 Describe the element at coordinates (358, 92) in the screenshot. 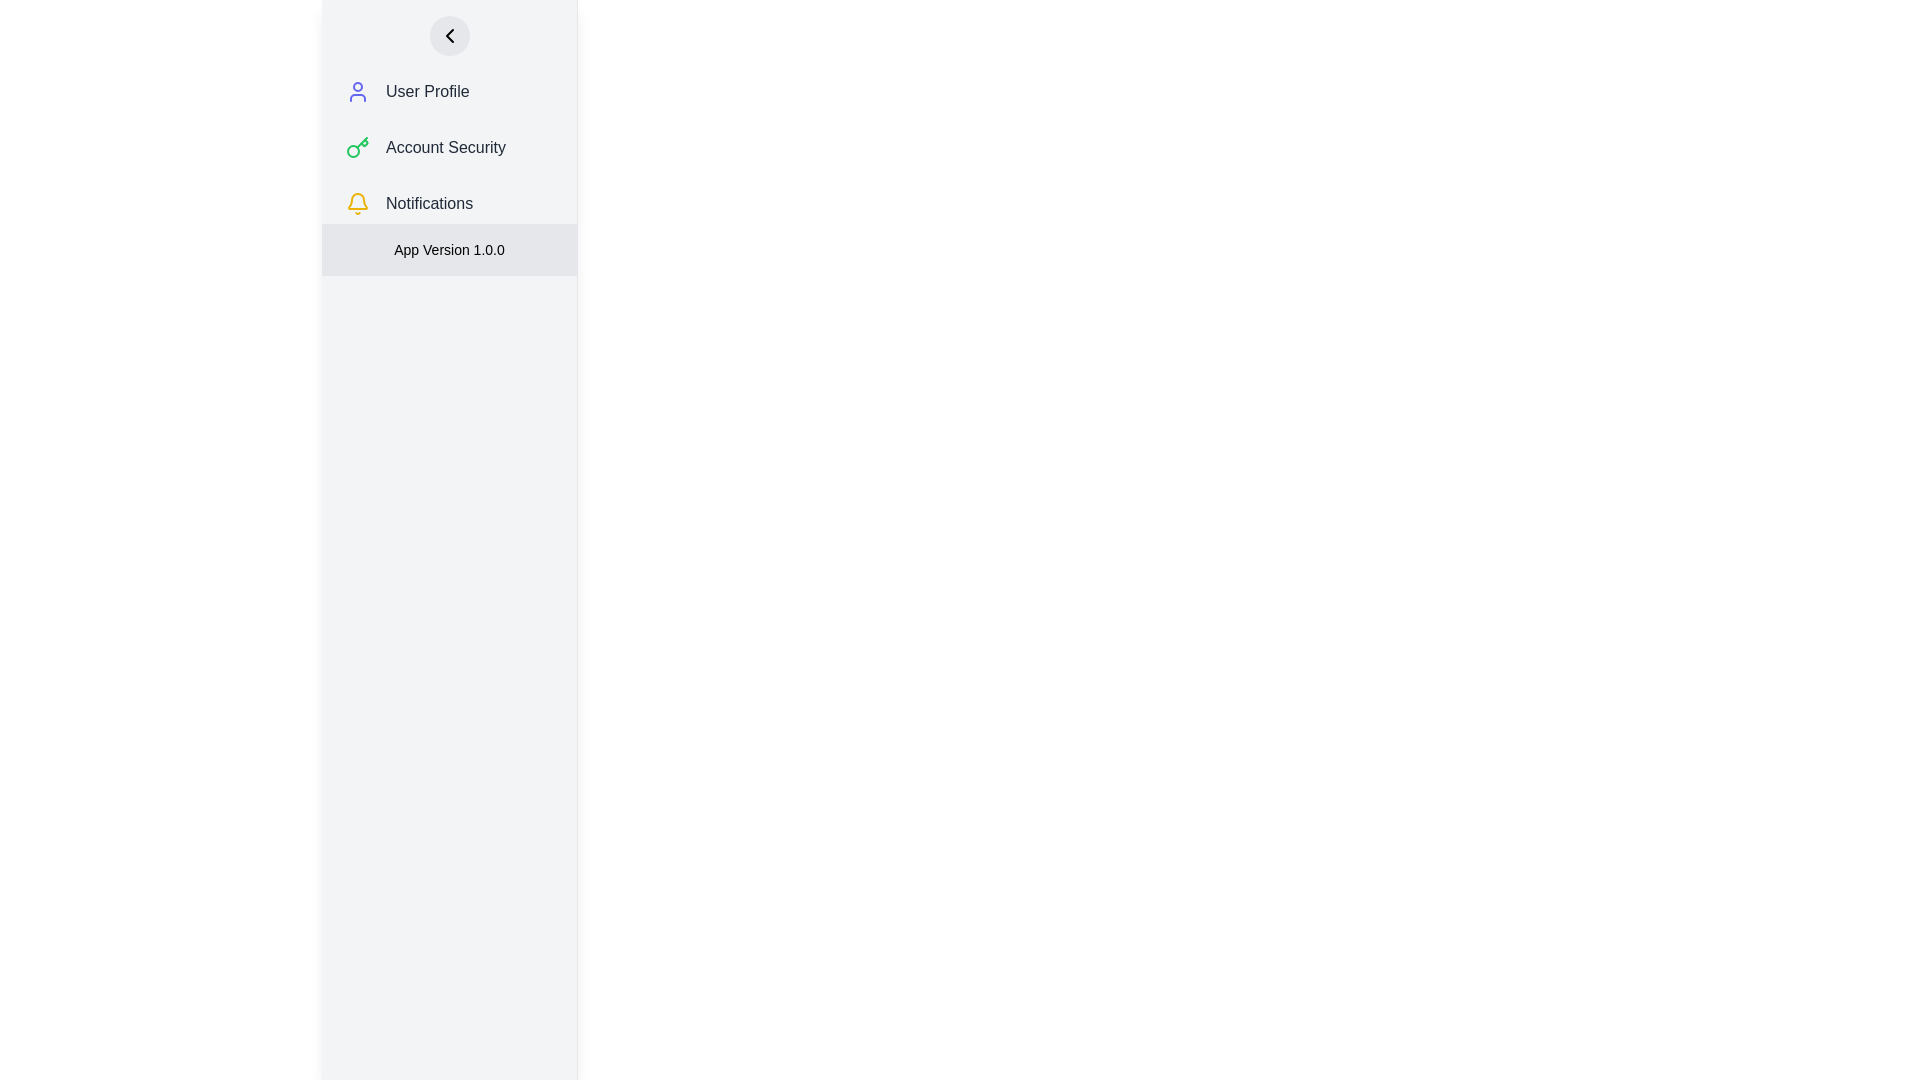

I see `the 'User Profile' icon, which is the first component in the vertical navigation menu, located to the left of the 'User Profile' text` at that location.